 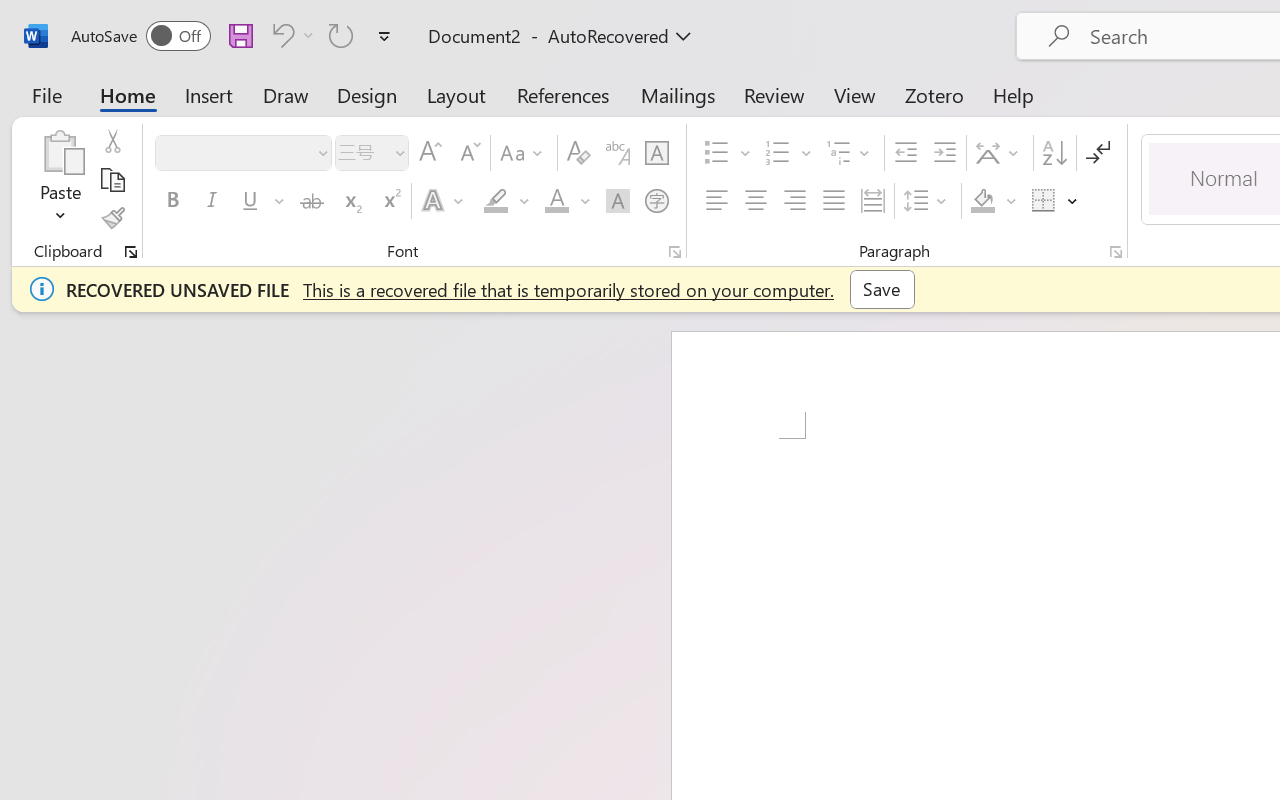 What do you see at coordinates (755, 201) in the screenshot?
I see `'Center'` at bounding box center [755, 201].